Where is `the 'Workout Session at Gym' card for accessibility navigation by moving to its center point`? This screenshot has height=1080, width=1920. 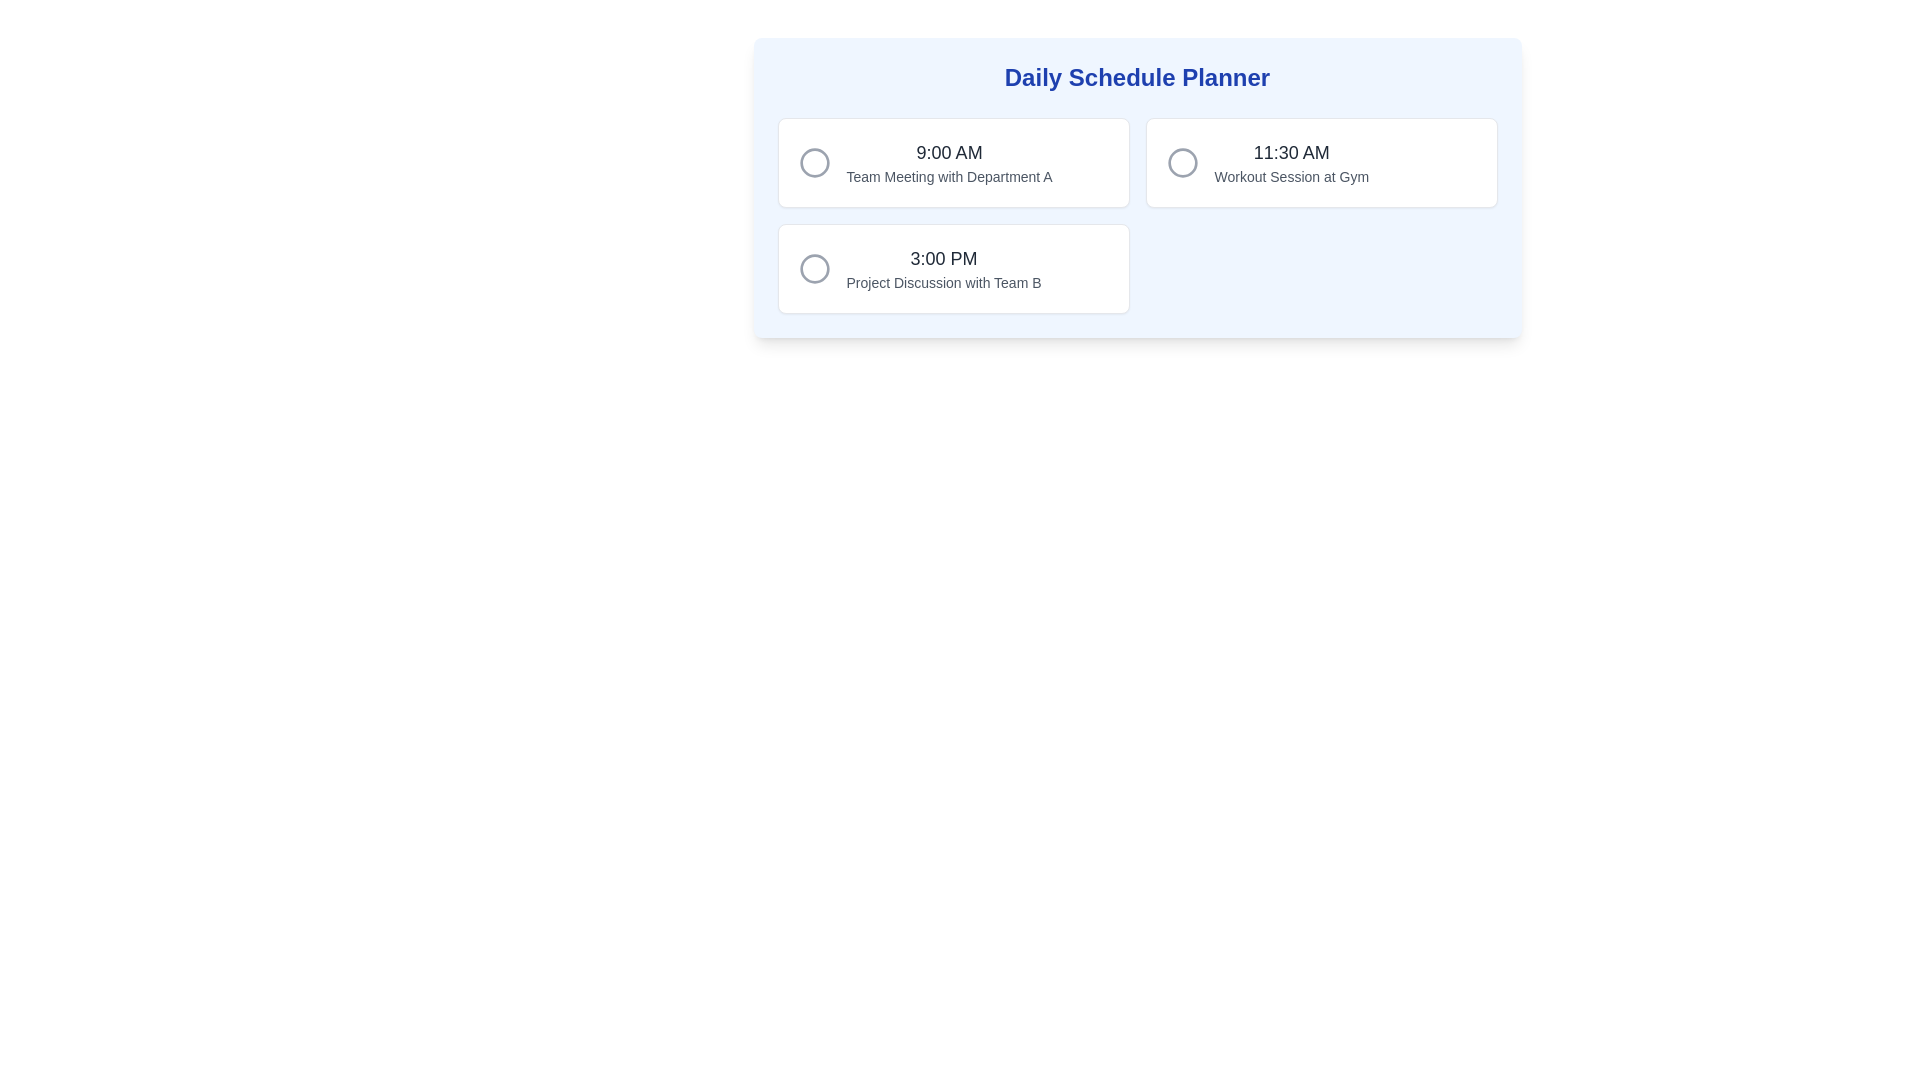
the 'Workout Session at Gym' card for accessibility navigation by moving to its center point is located at coordinates (1321, 161).